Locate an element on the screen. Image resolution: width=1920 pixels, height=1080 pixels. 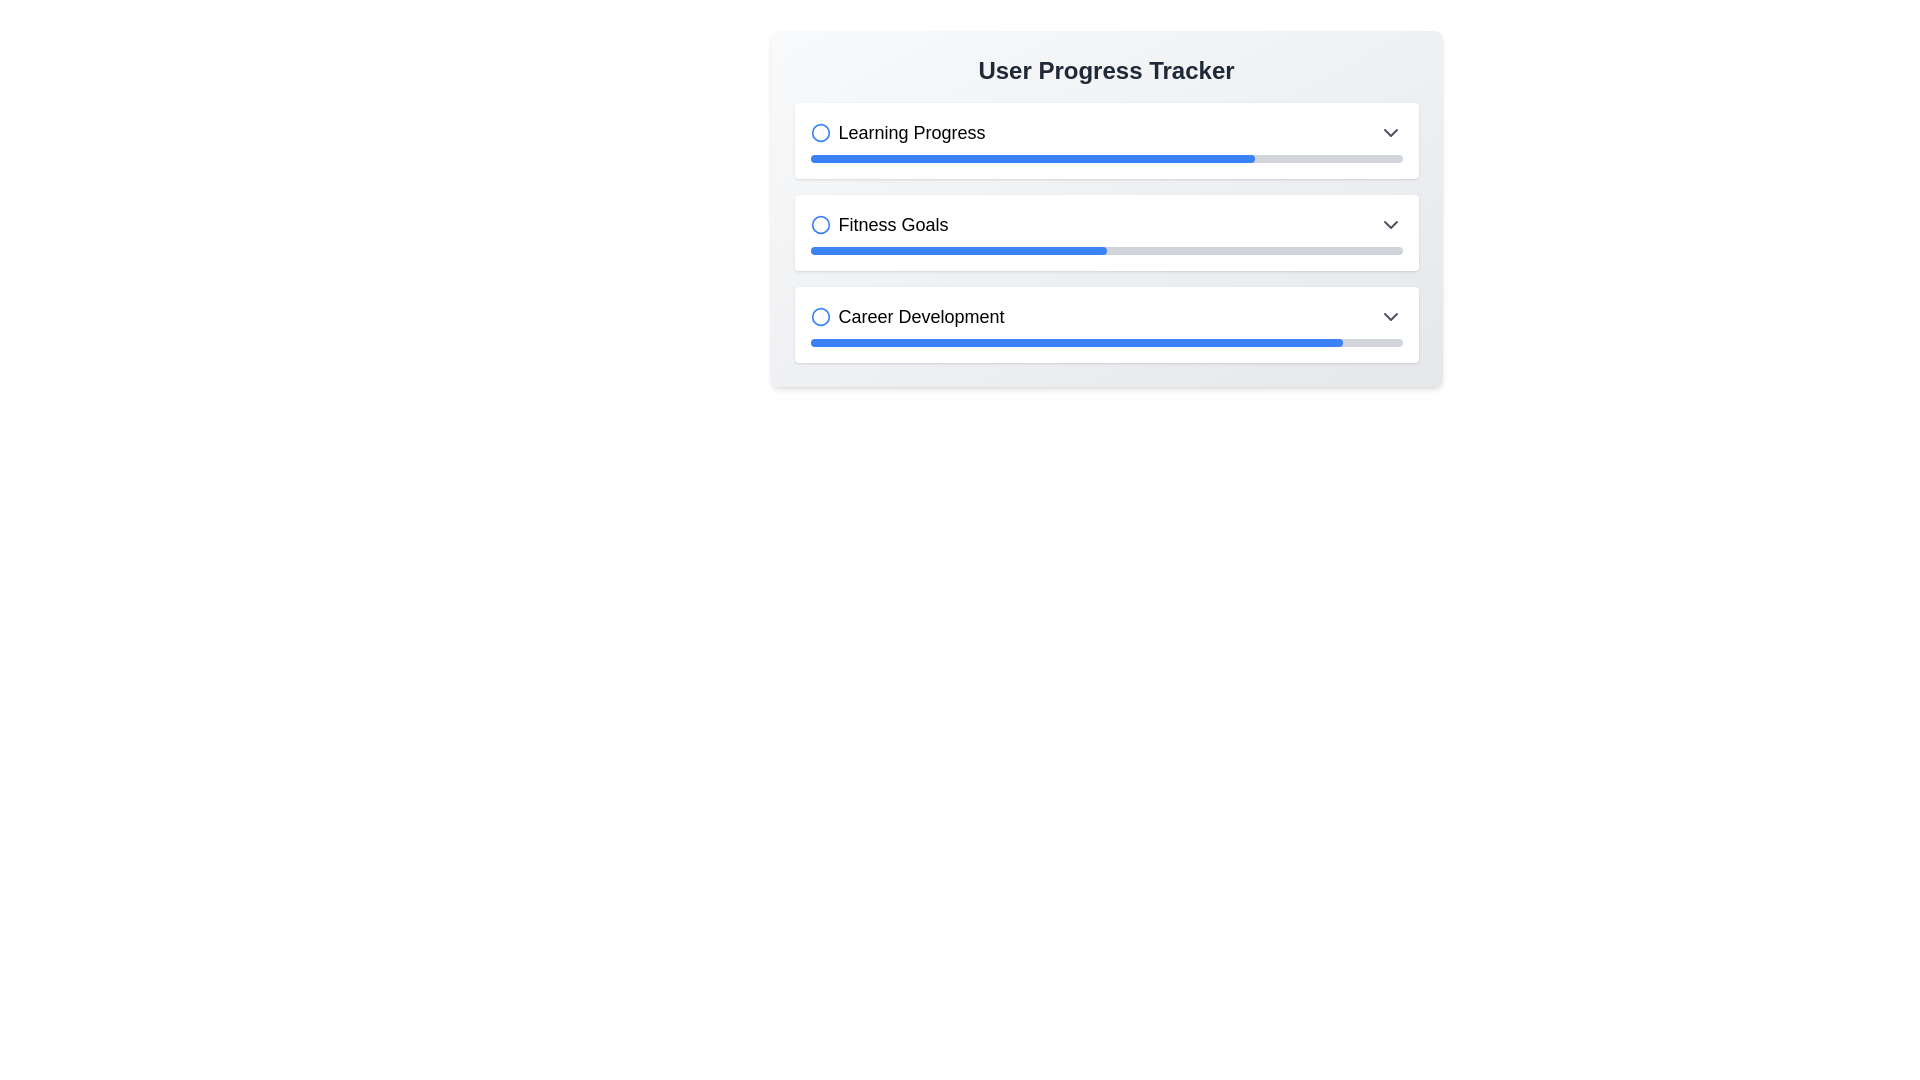
the Dropdown button located at the far-right end of the 'Learning Progress' section in the 'User Progress Tracker' interface to trigger a hover effect is located at coordinates (1389, 132).